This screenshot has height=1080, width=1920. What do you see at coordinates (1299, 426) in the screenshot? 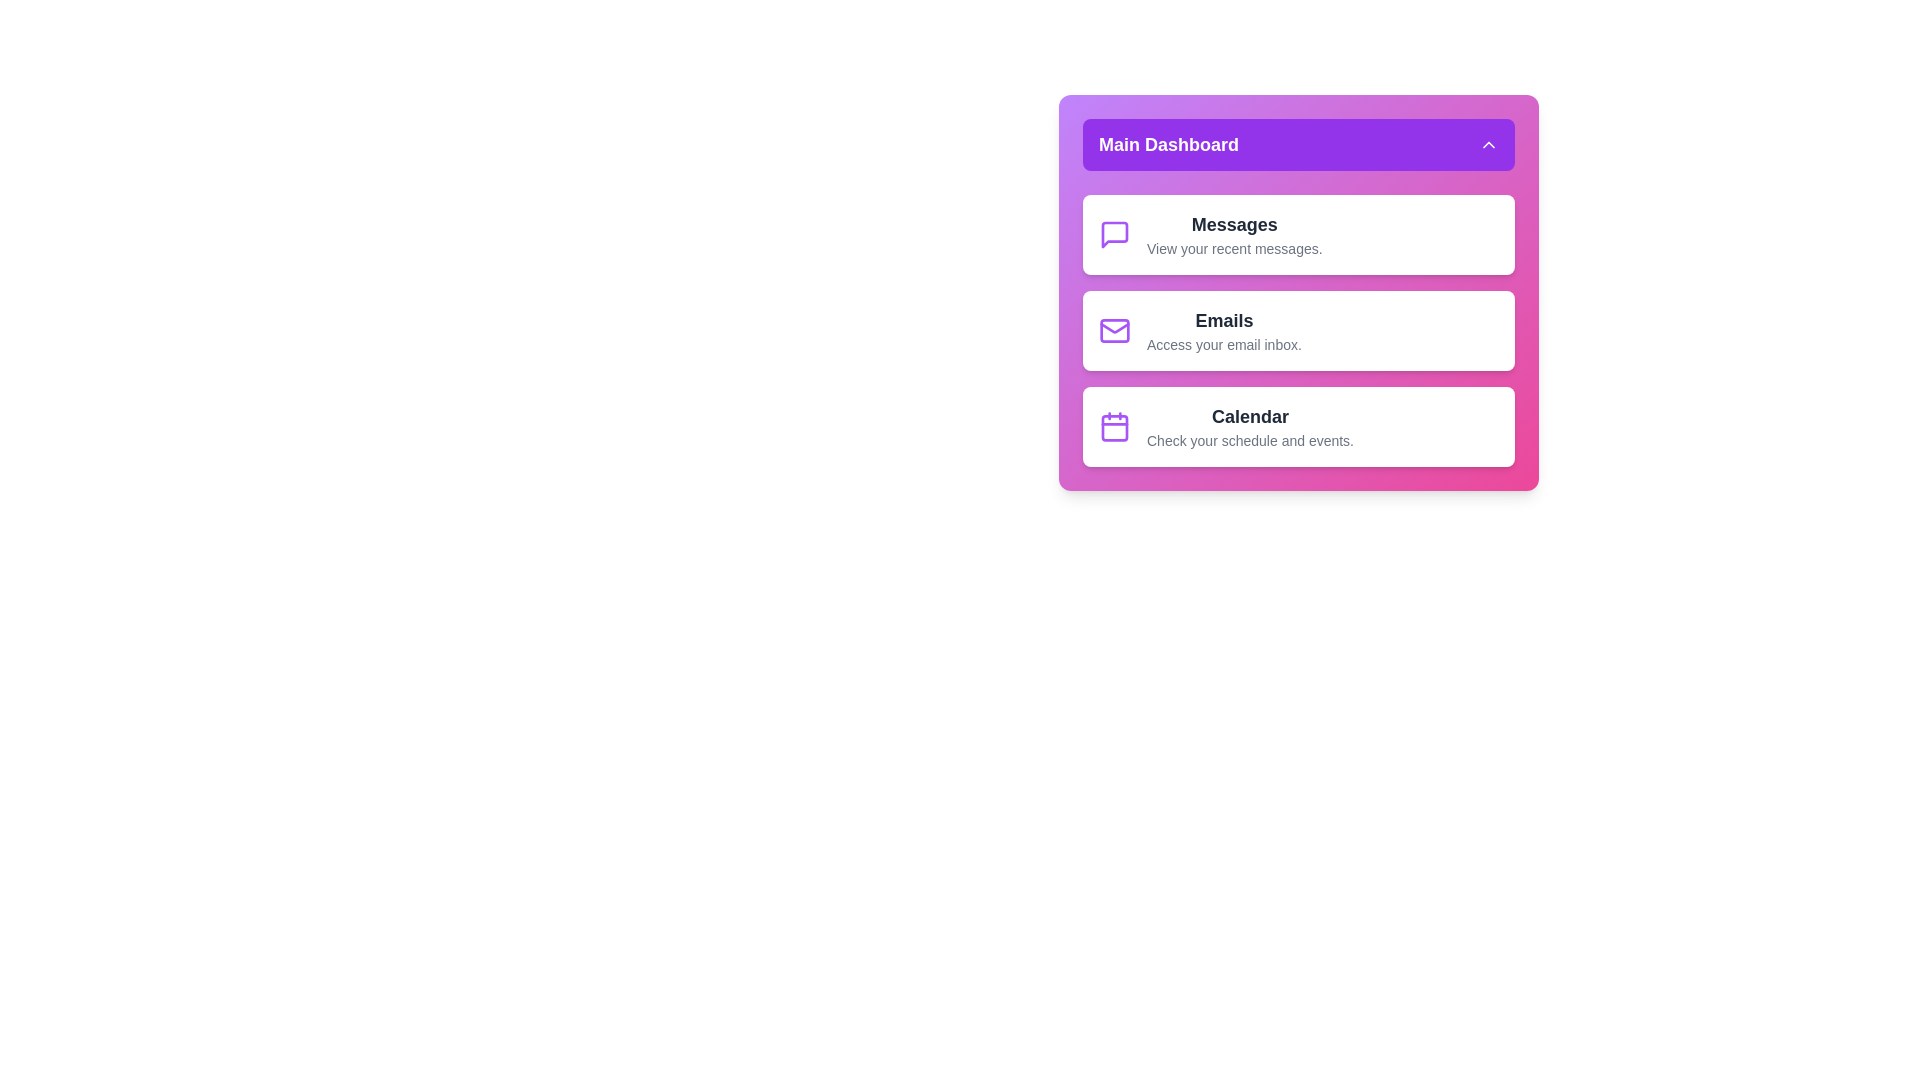
I see `the menu item Calendar from the displayed menu` at bounding box center [1299, 426].